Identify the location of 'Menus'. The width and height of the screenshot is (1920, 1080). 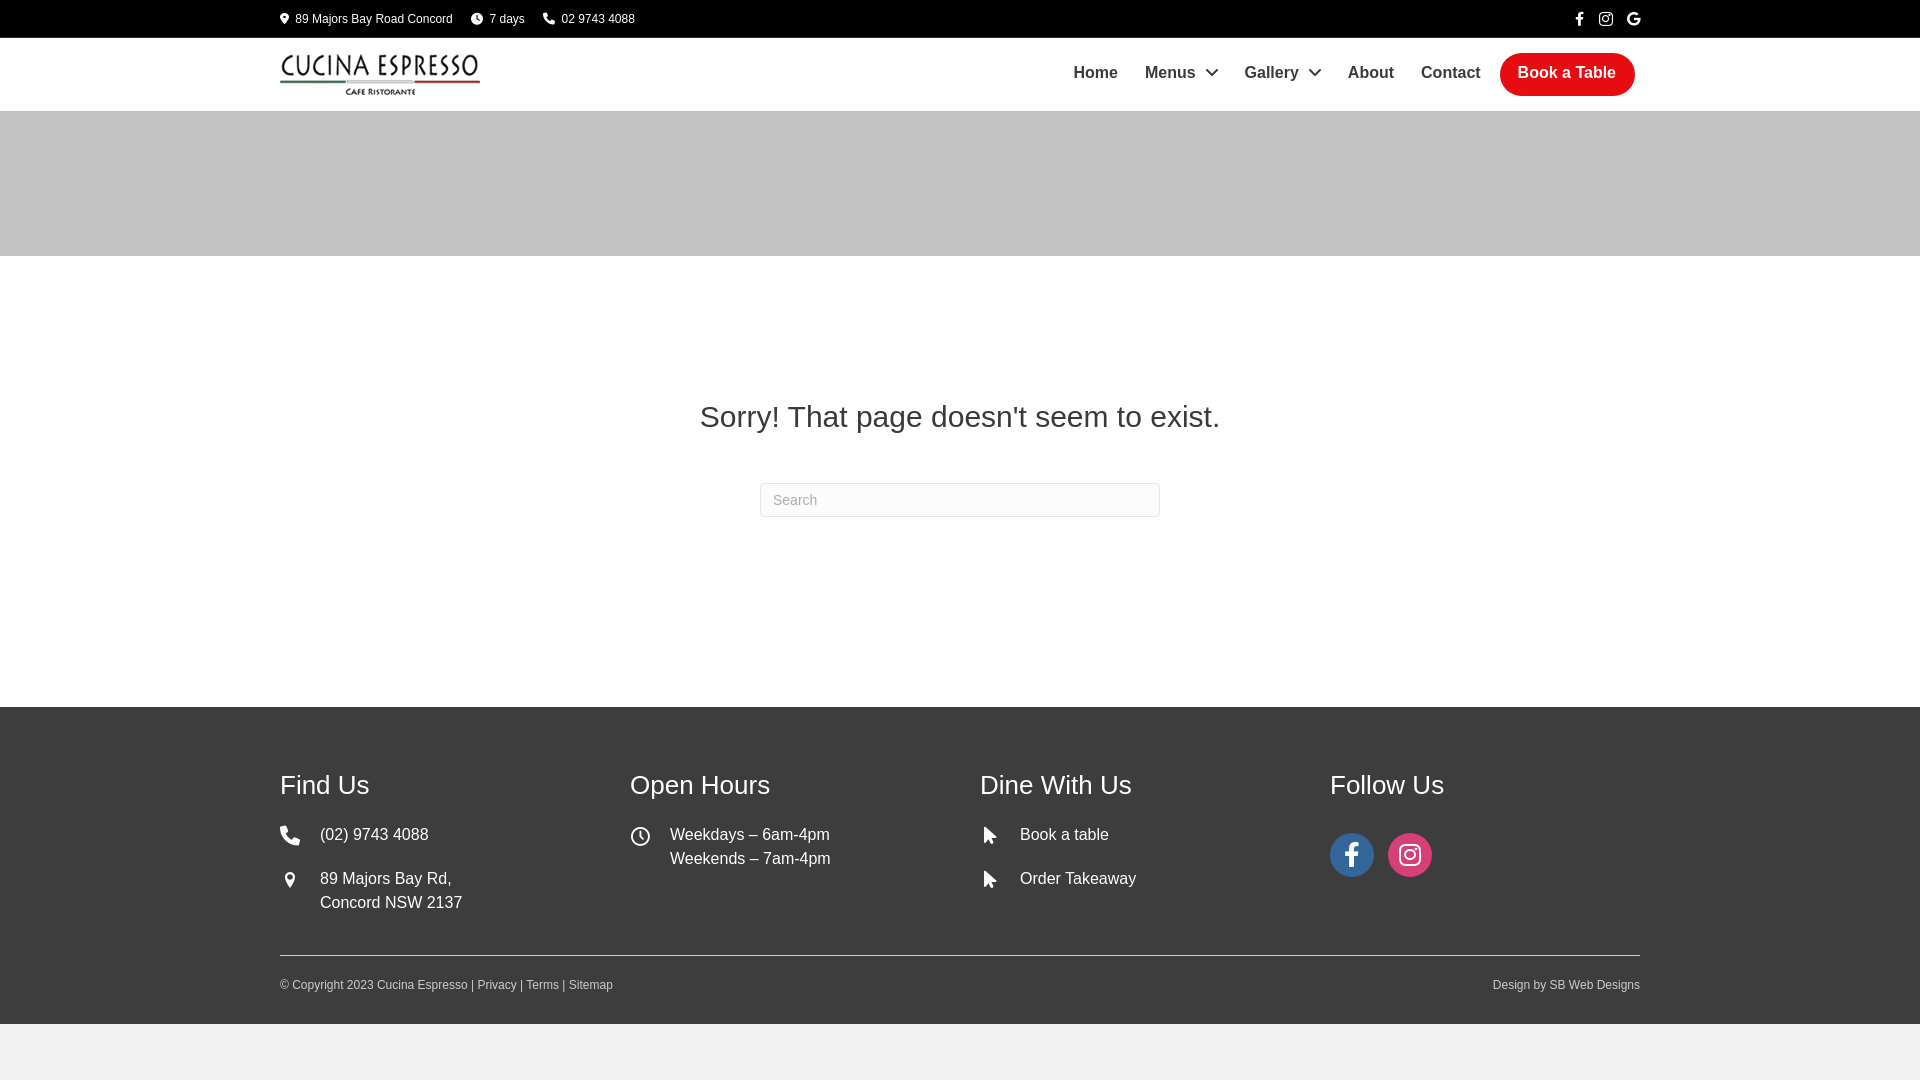
(1181, 72).